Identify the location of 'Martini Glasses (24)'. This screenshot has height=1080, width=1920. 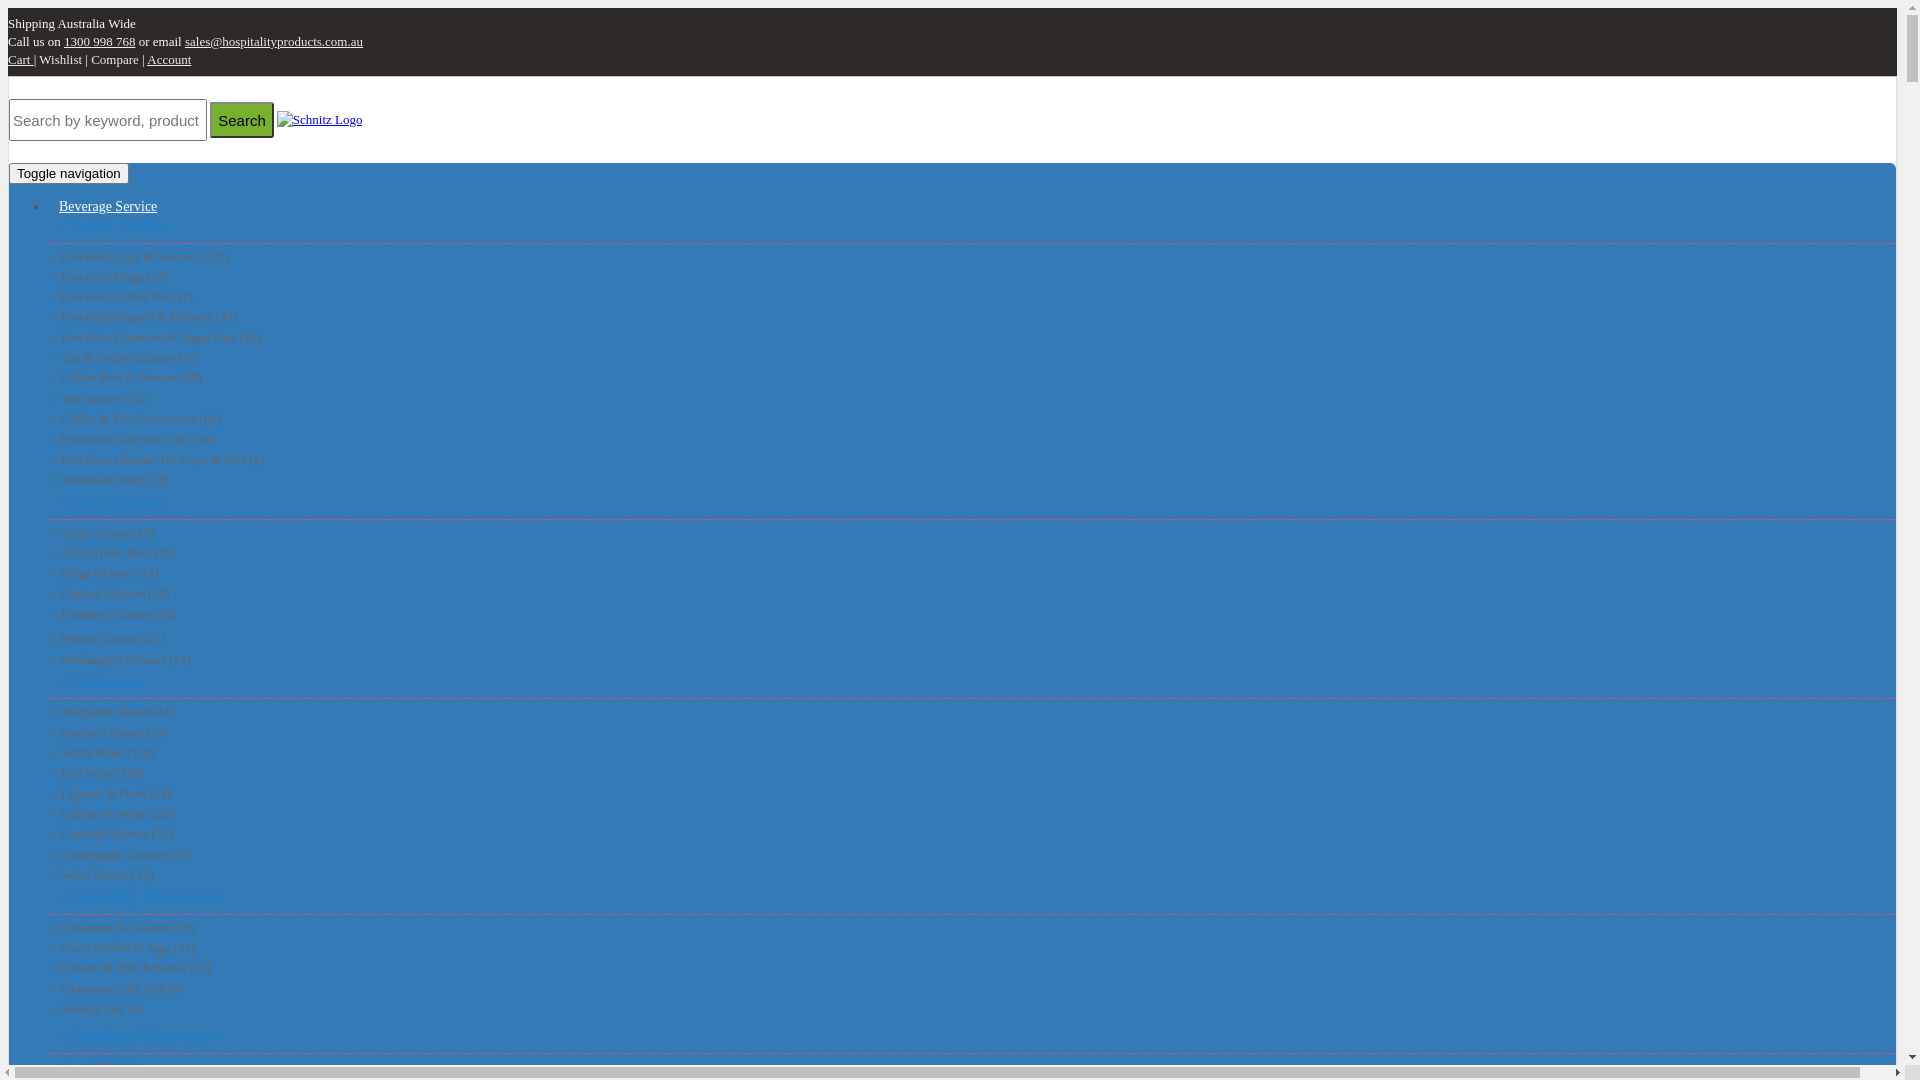
(51, 732).